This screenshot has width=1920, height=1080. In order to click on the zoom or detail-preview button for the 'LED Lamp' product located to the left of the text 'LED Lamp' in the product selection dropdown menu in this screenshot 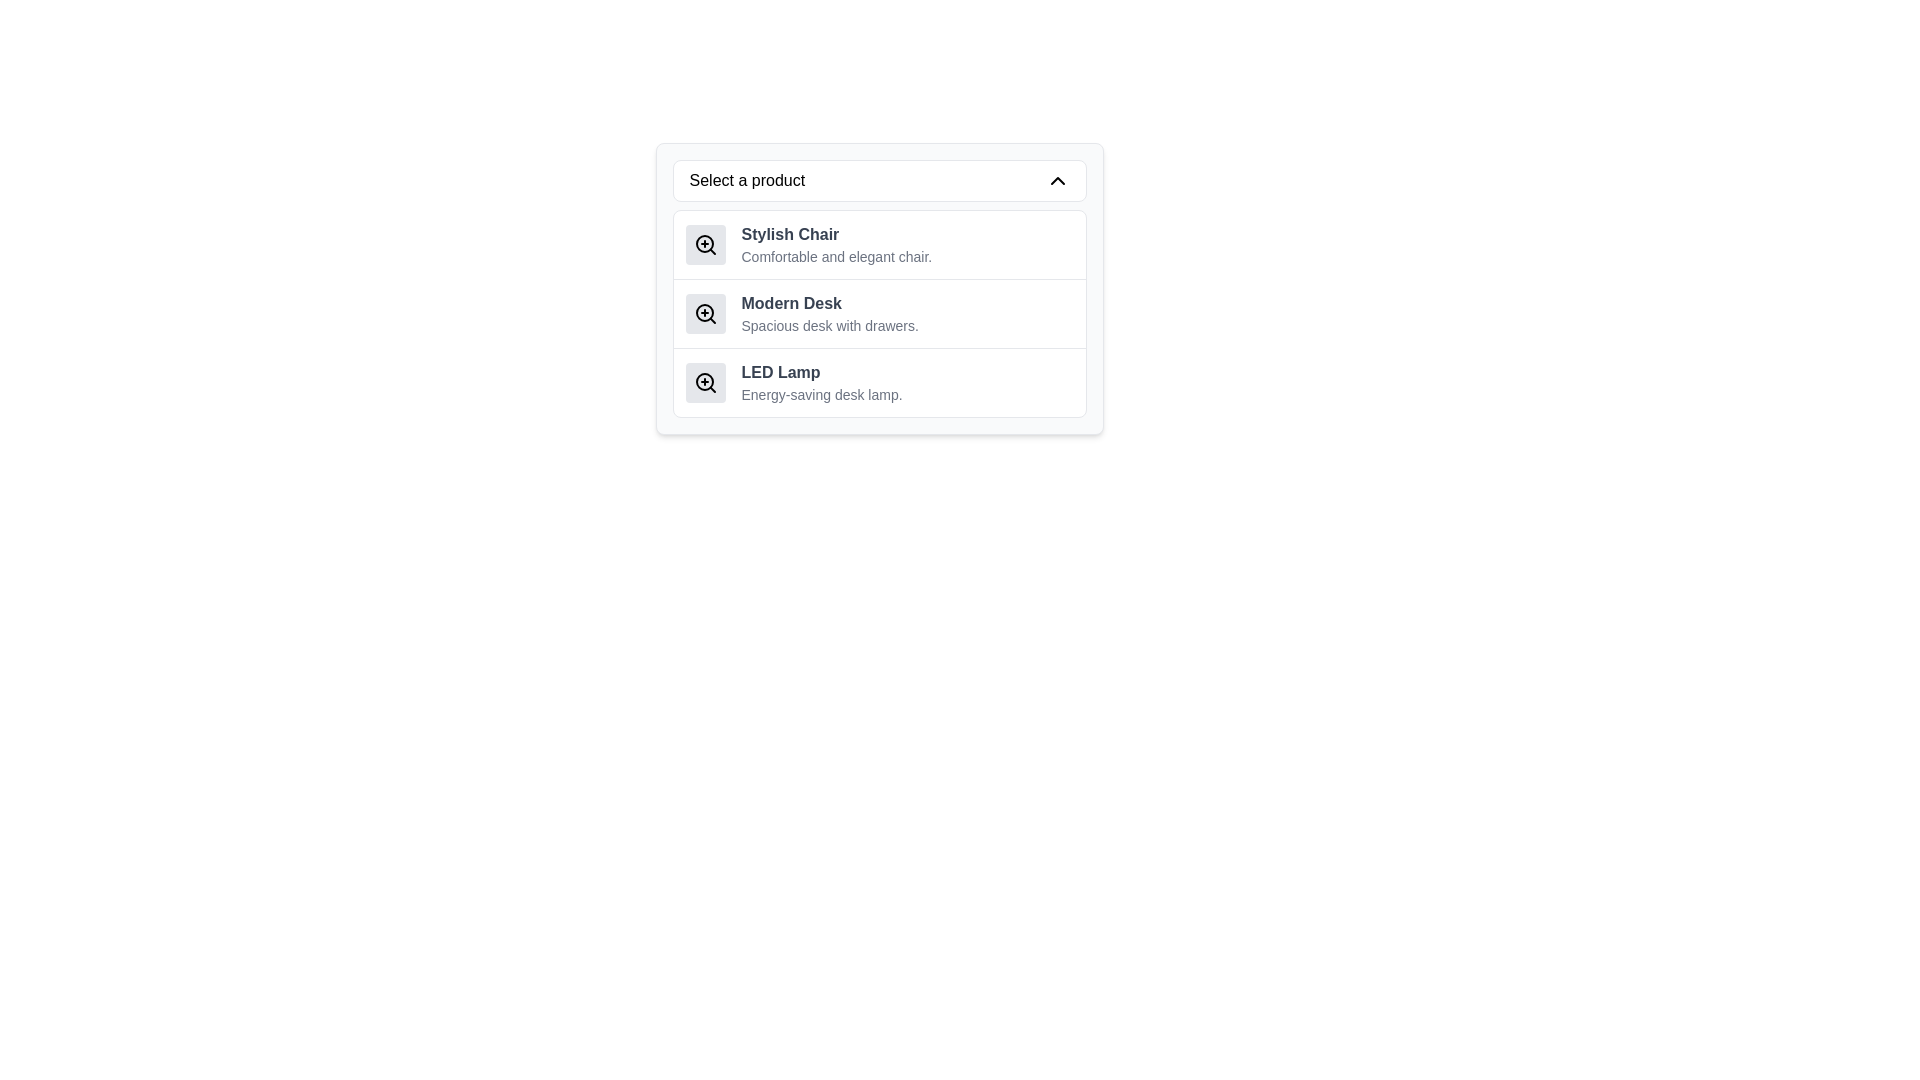, I will do `click(705, 382)`.